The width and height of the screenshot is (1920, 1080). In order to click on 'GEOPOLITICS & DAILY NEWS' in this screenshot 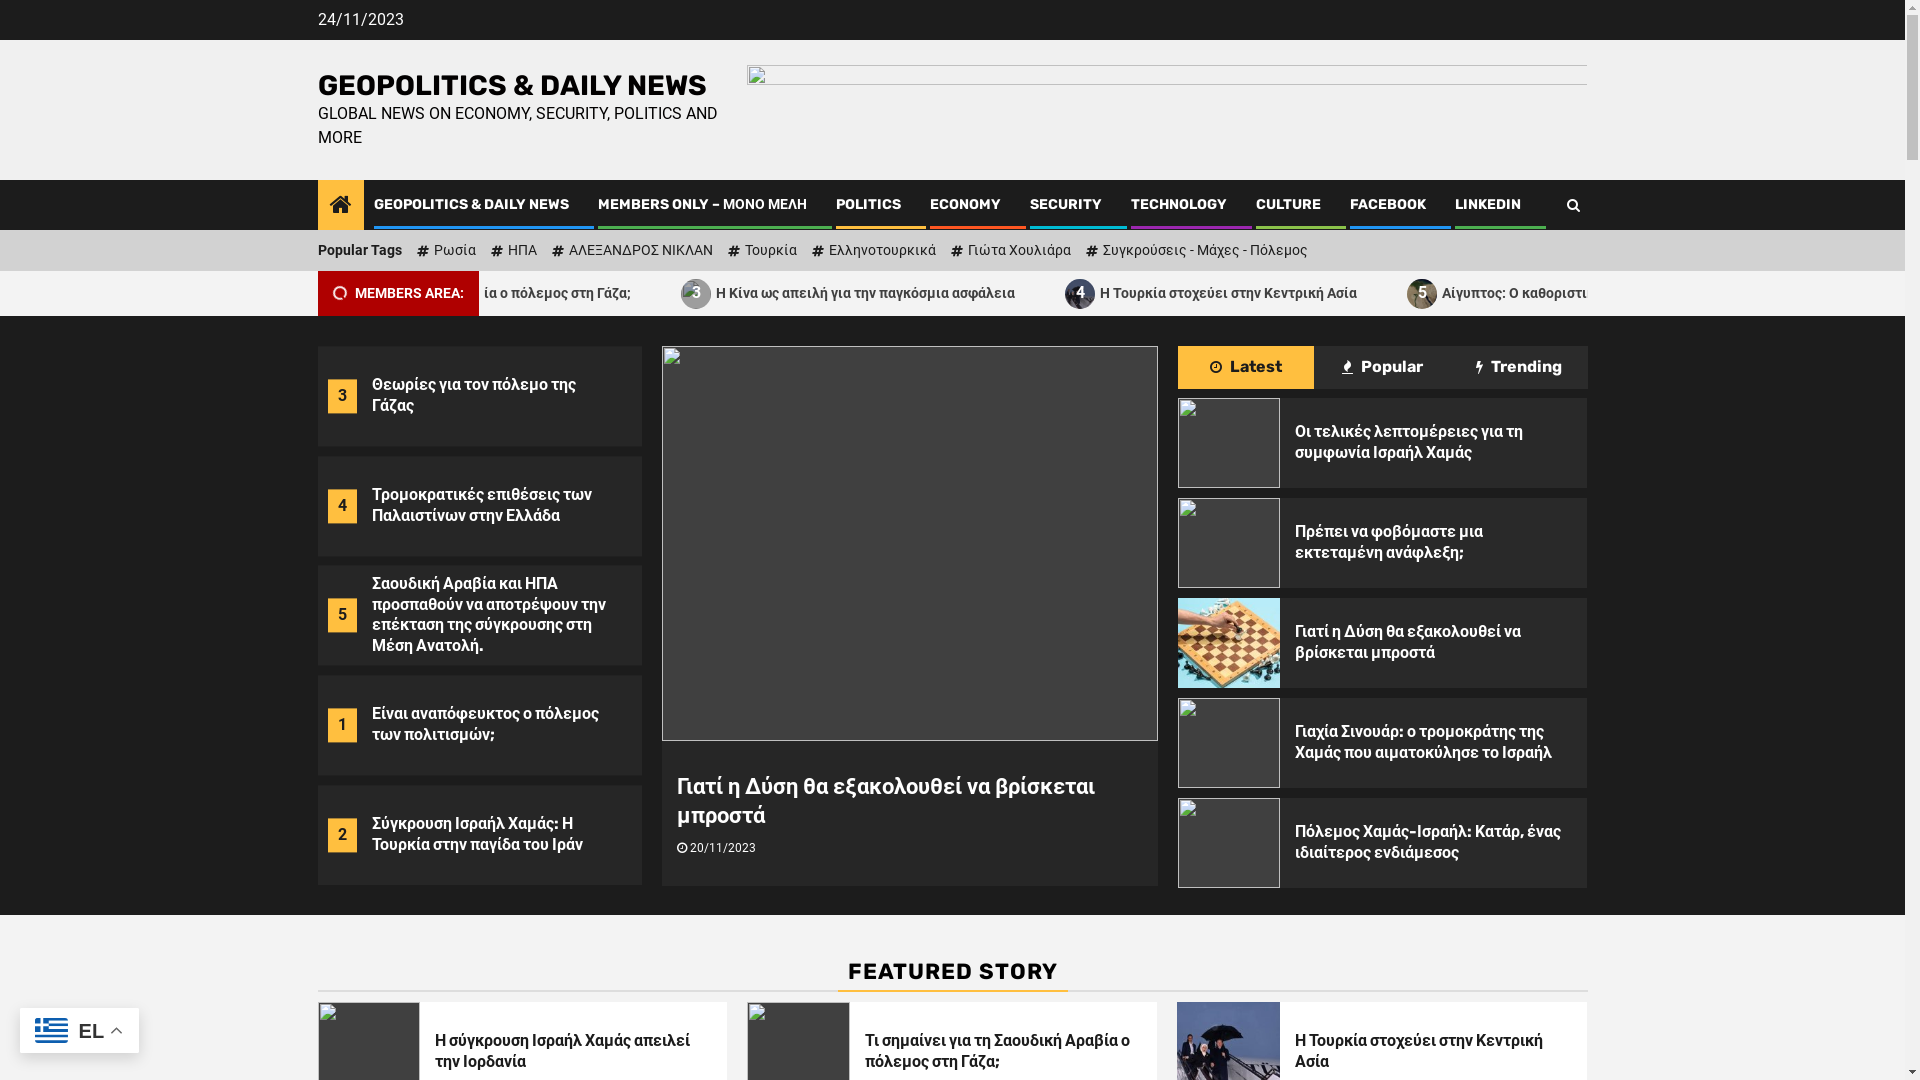, I will do `click(316, 84)`.